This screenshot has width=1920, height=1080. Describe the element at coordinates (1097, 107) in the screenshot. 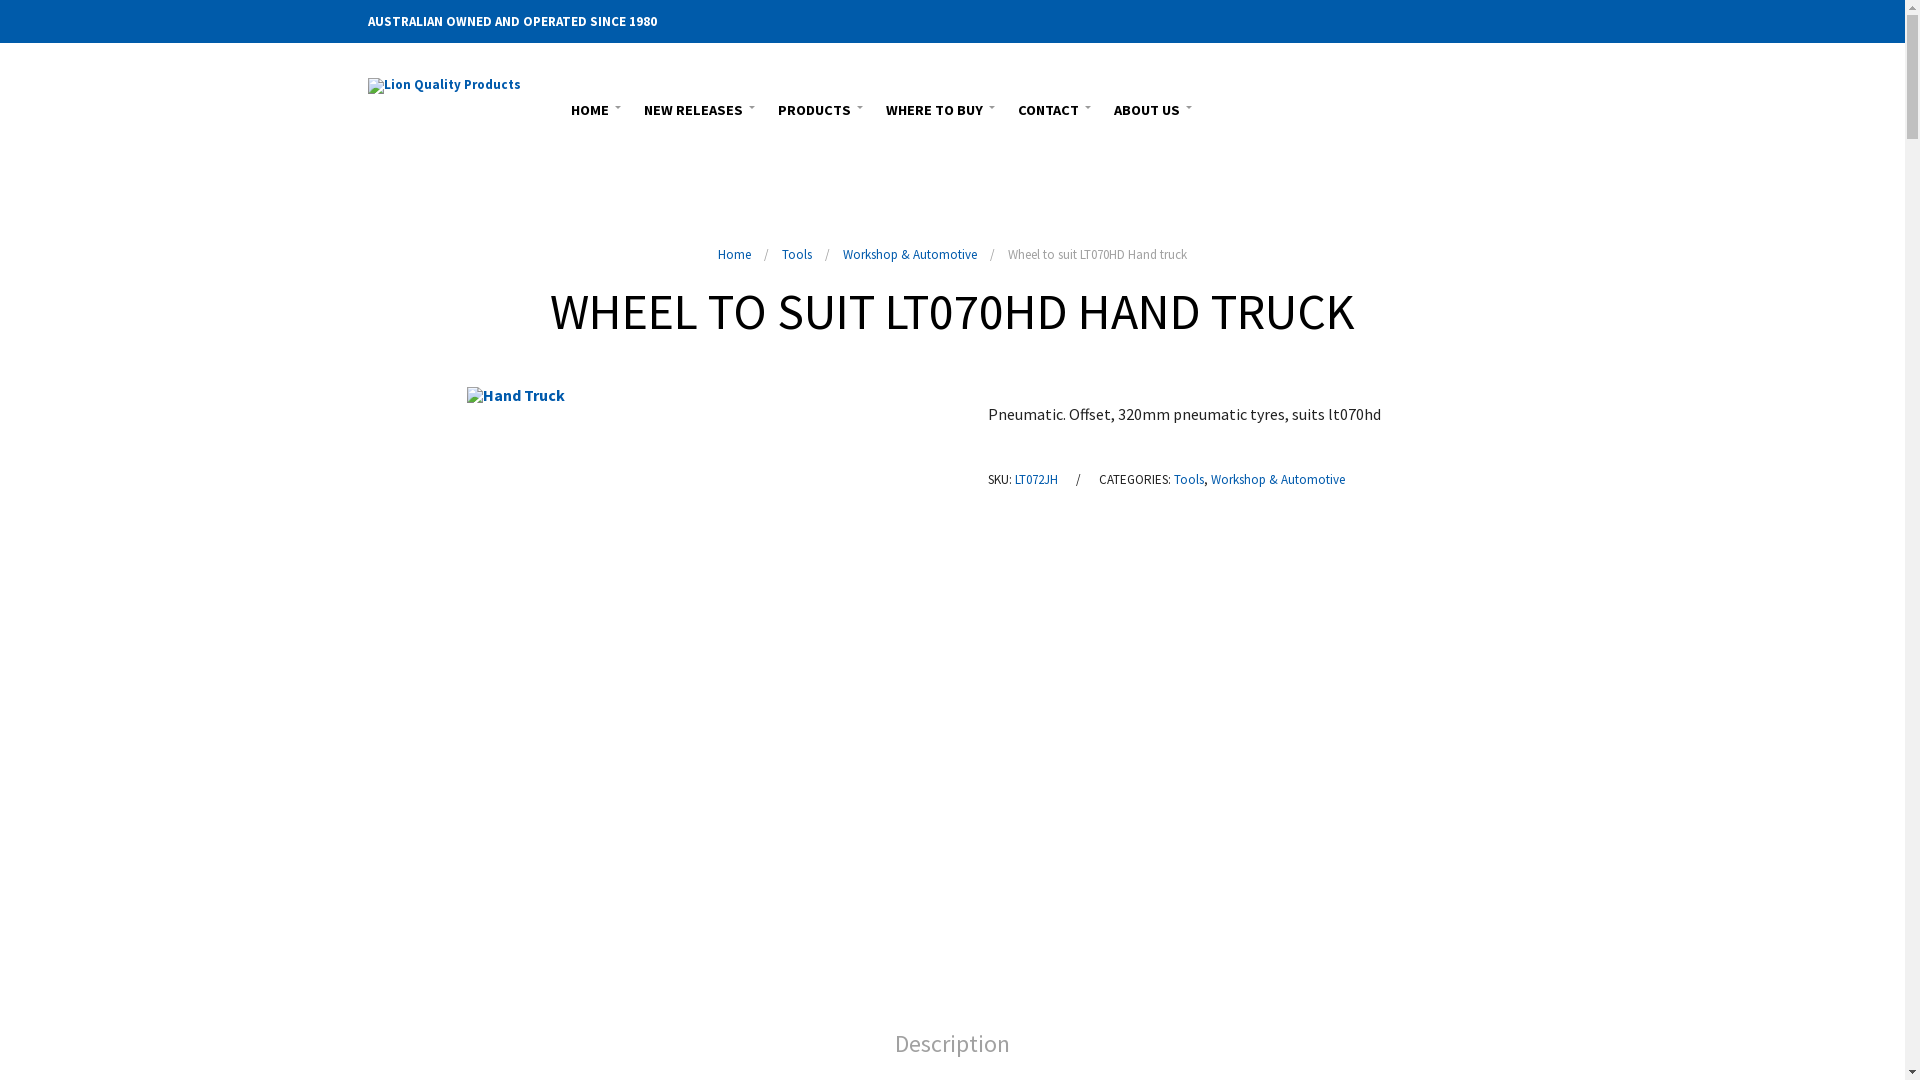

I see `'ABOUT US'` at that location.